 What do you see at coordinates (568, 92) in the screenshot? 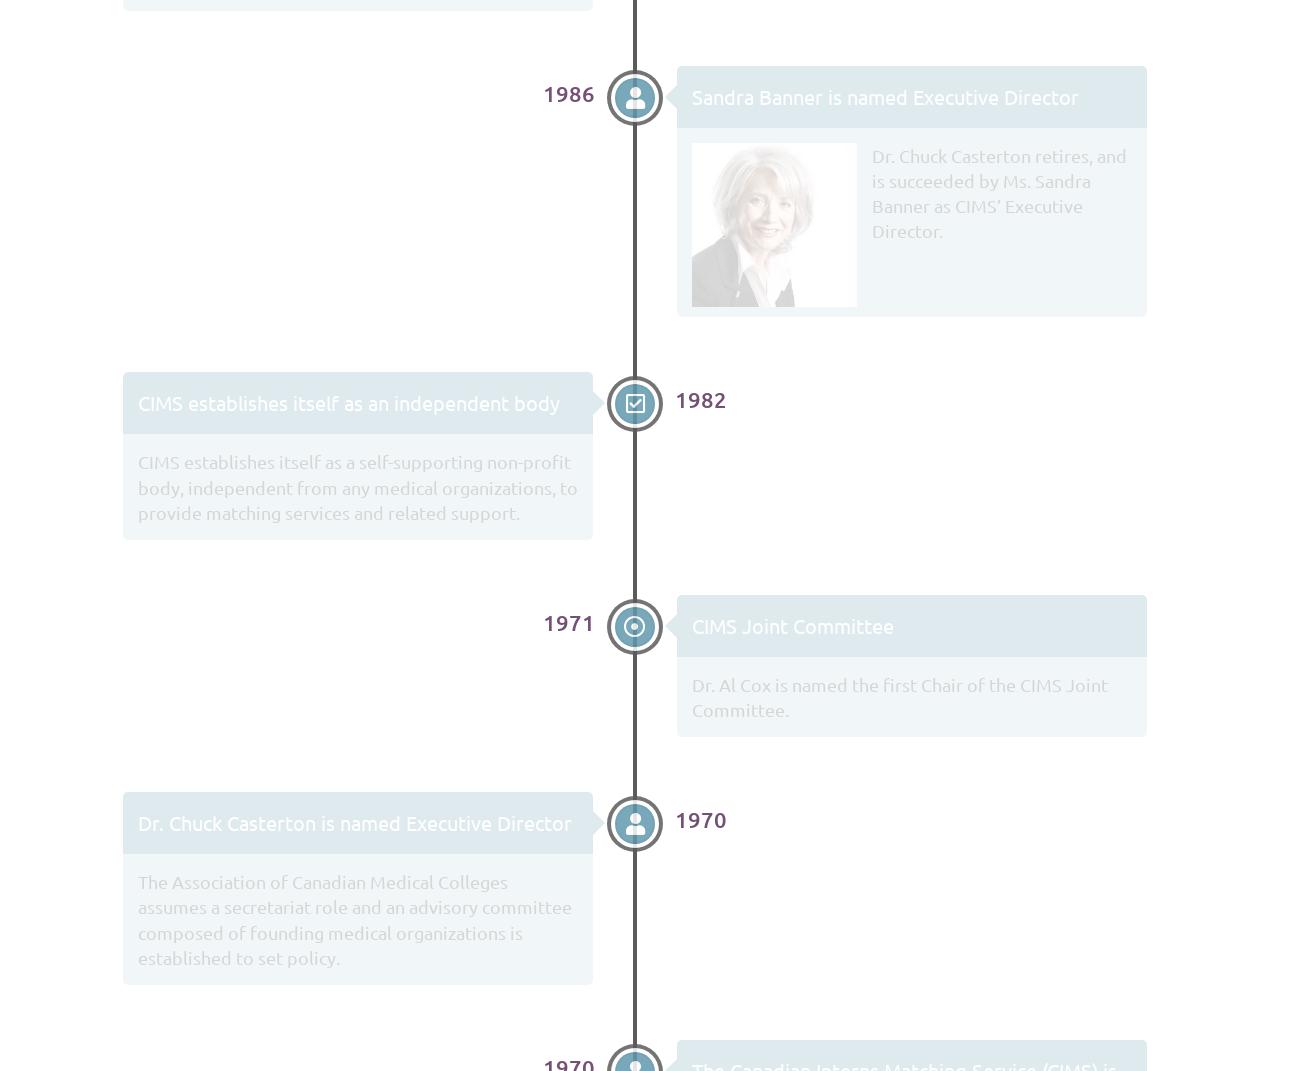
I see `'1986'` at bounding box center [568, 92].